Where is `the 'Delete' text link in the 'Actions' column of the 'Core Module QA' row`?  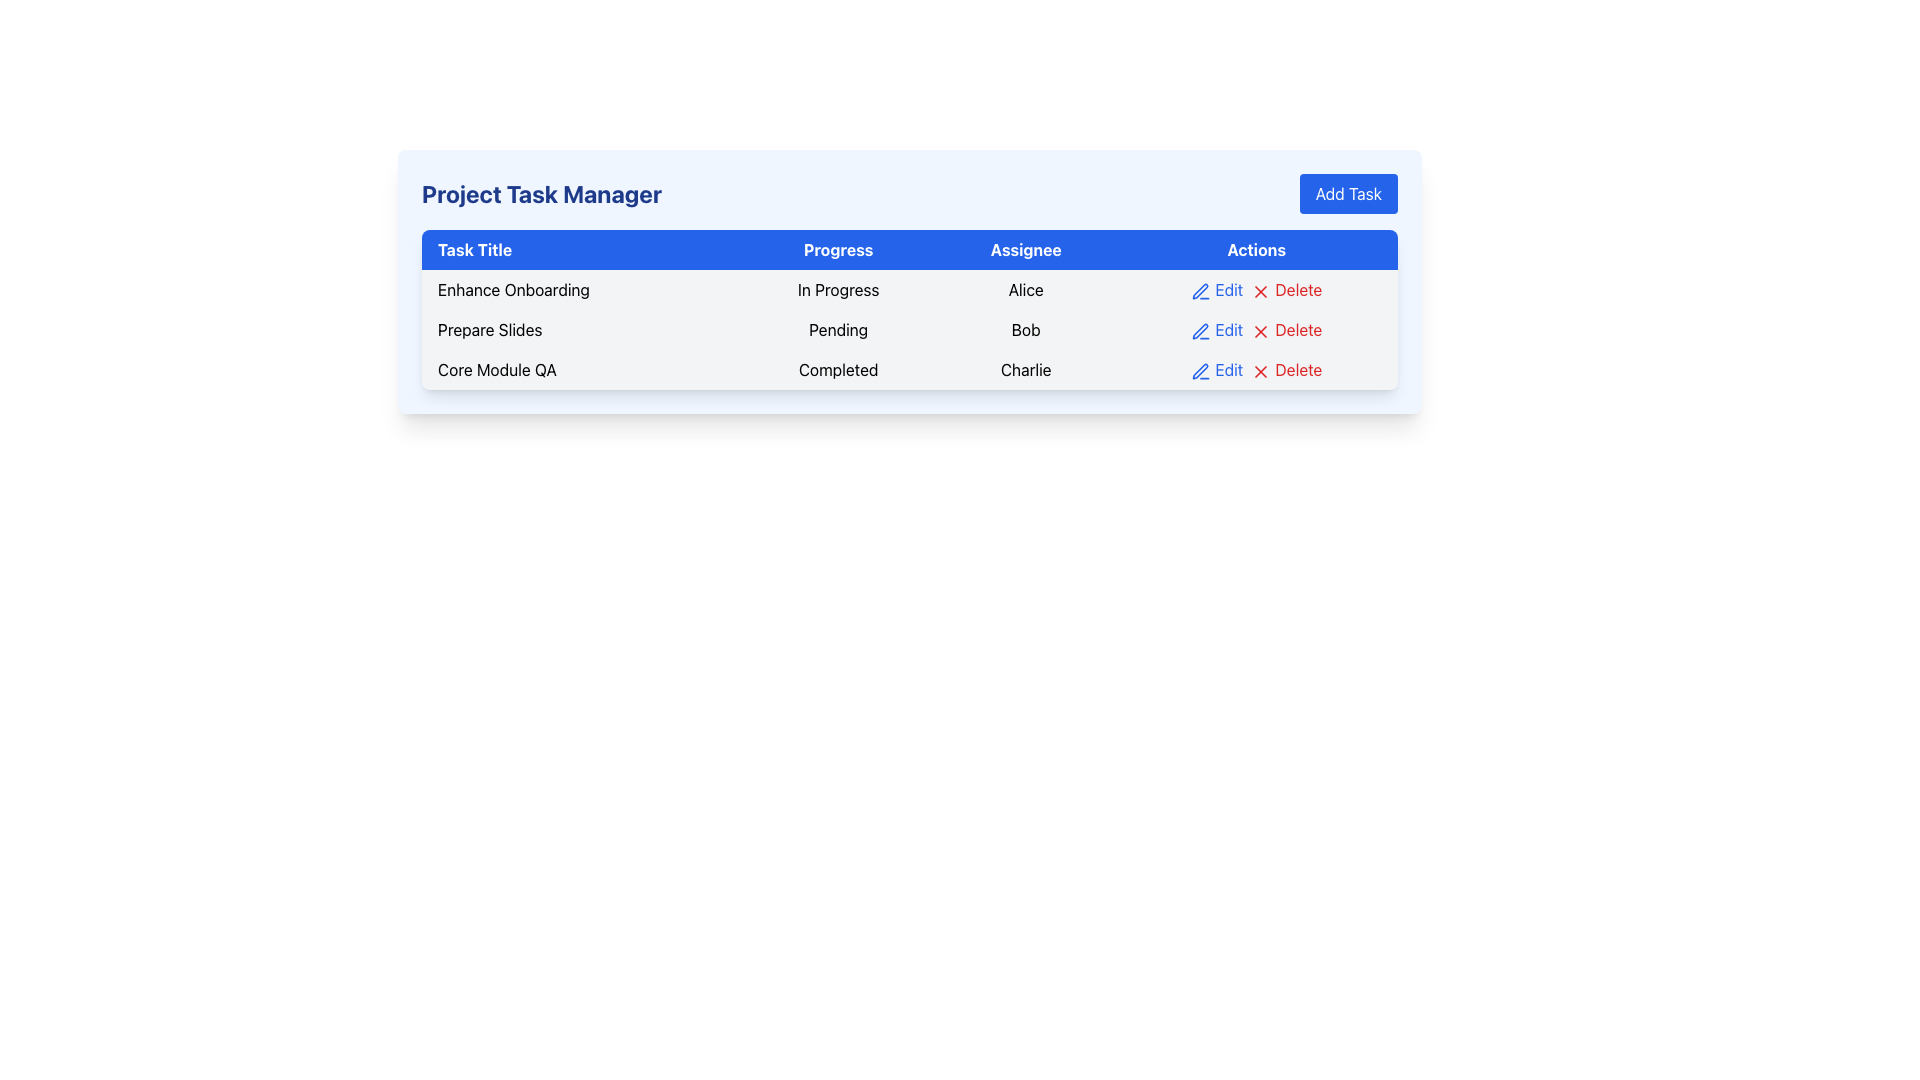 the 'Delete' text link in the 'Actions' column of the 'Core Module QA' row is located at coordinates (1255, 370).